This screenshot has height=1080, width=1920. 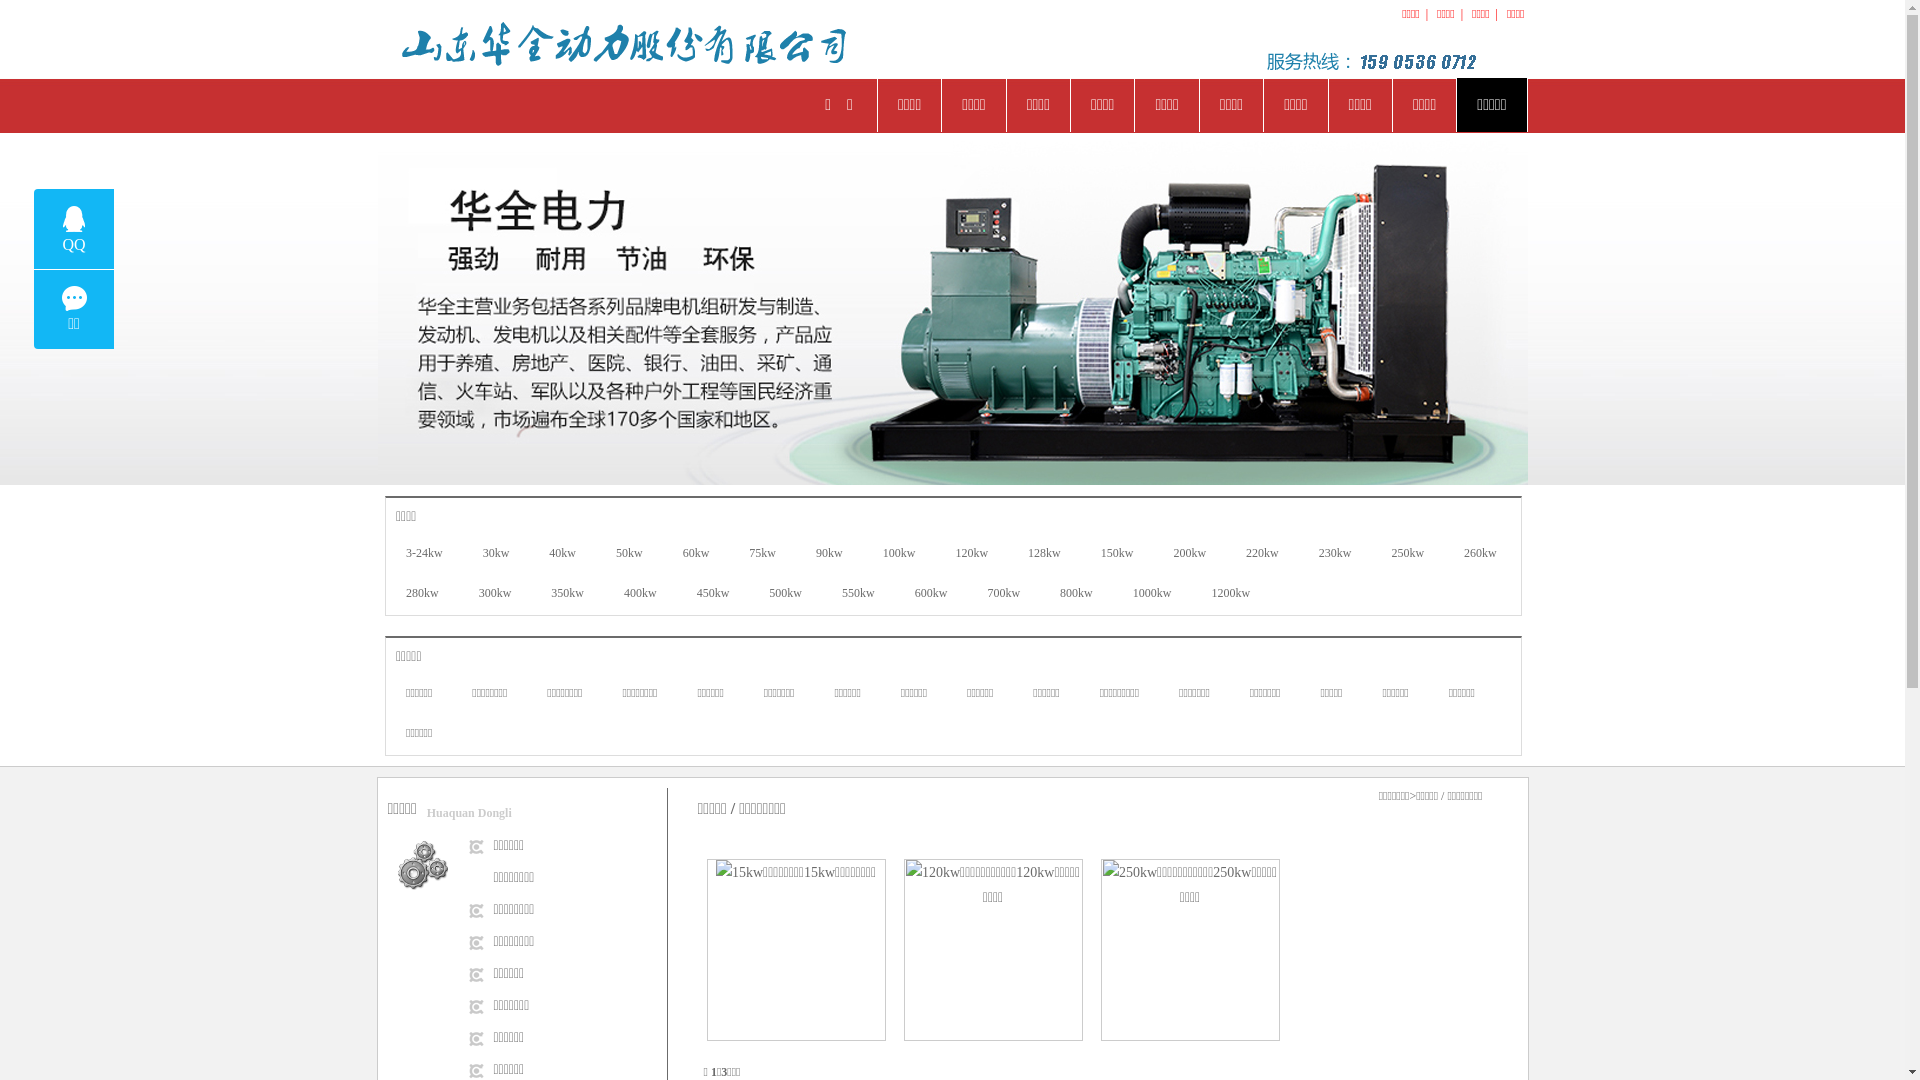 What do you see at coordinates (761, 553) in the screenshot?
I see `'75kw'` at bounding box center [761, 553].